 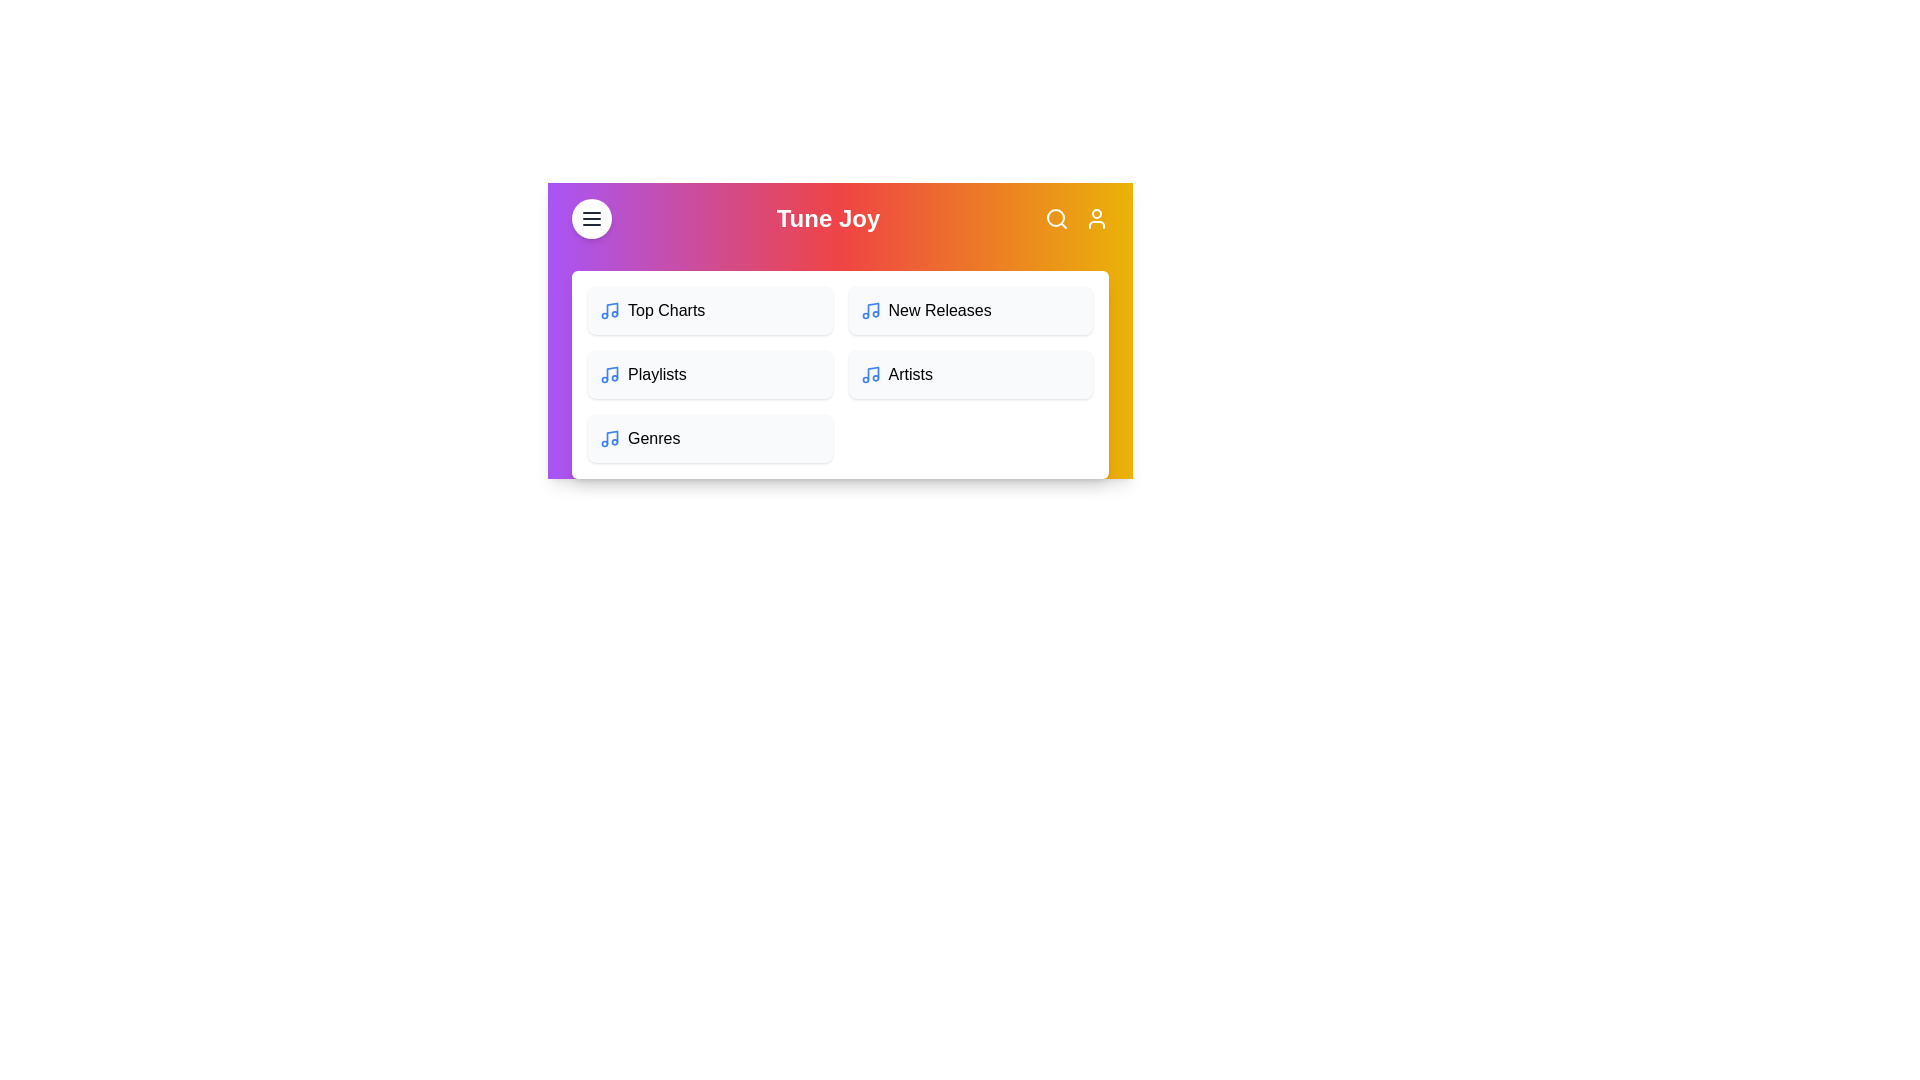 What do you see at coordinates (710, 311) in the screenshot?
I see `the menu item Top Charts to navigate` at bounding box center [710, 311].